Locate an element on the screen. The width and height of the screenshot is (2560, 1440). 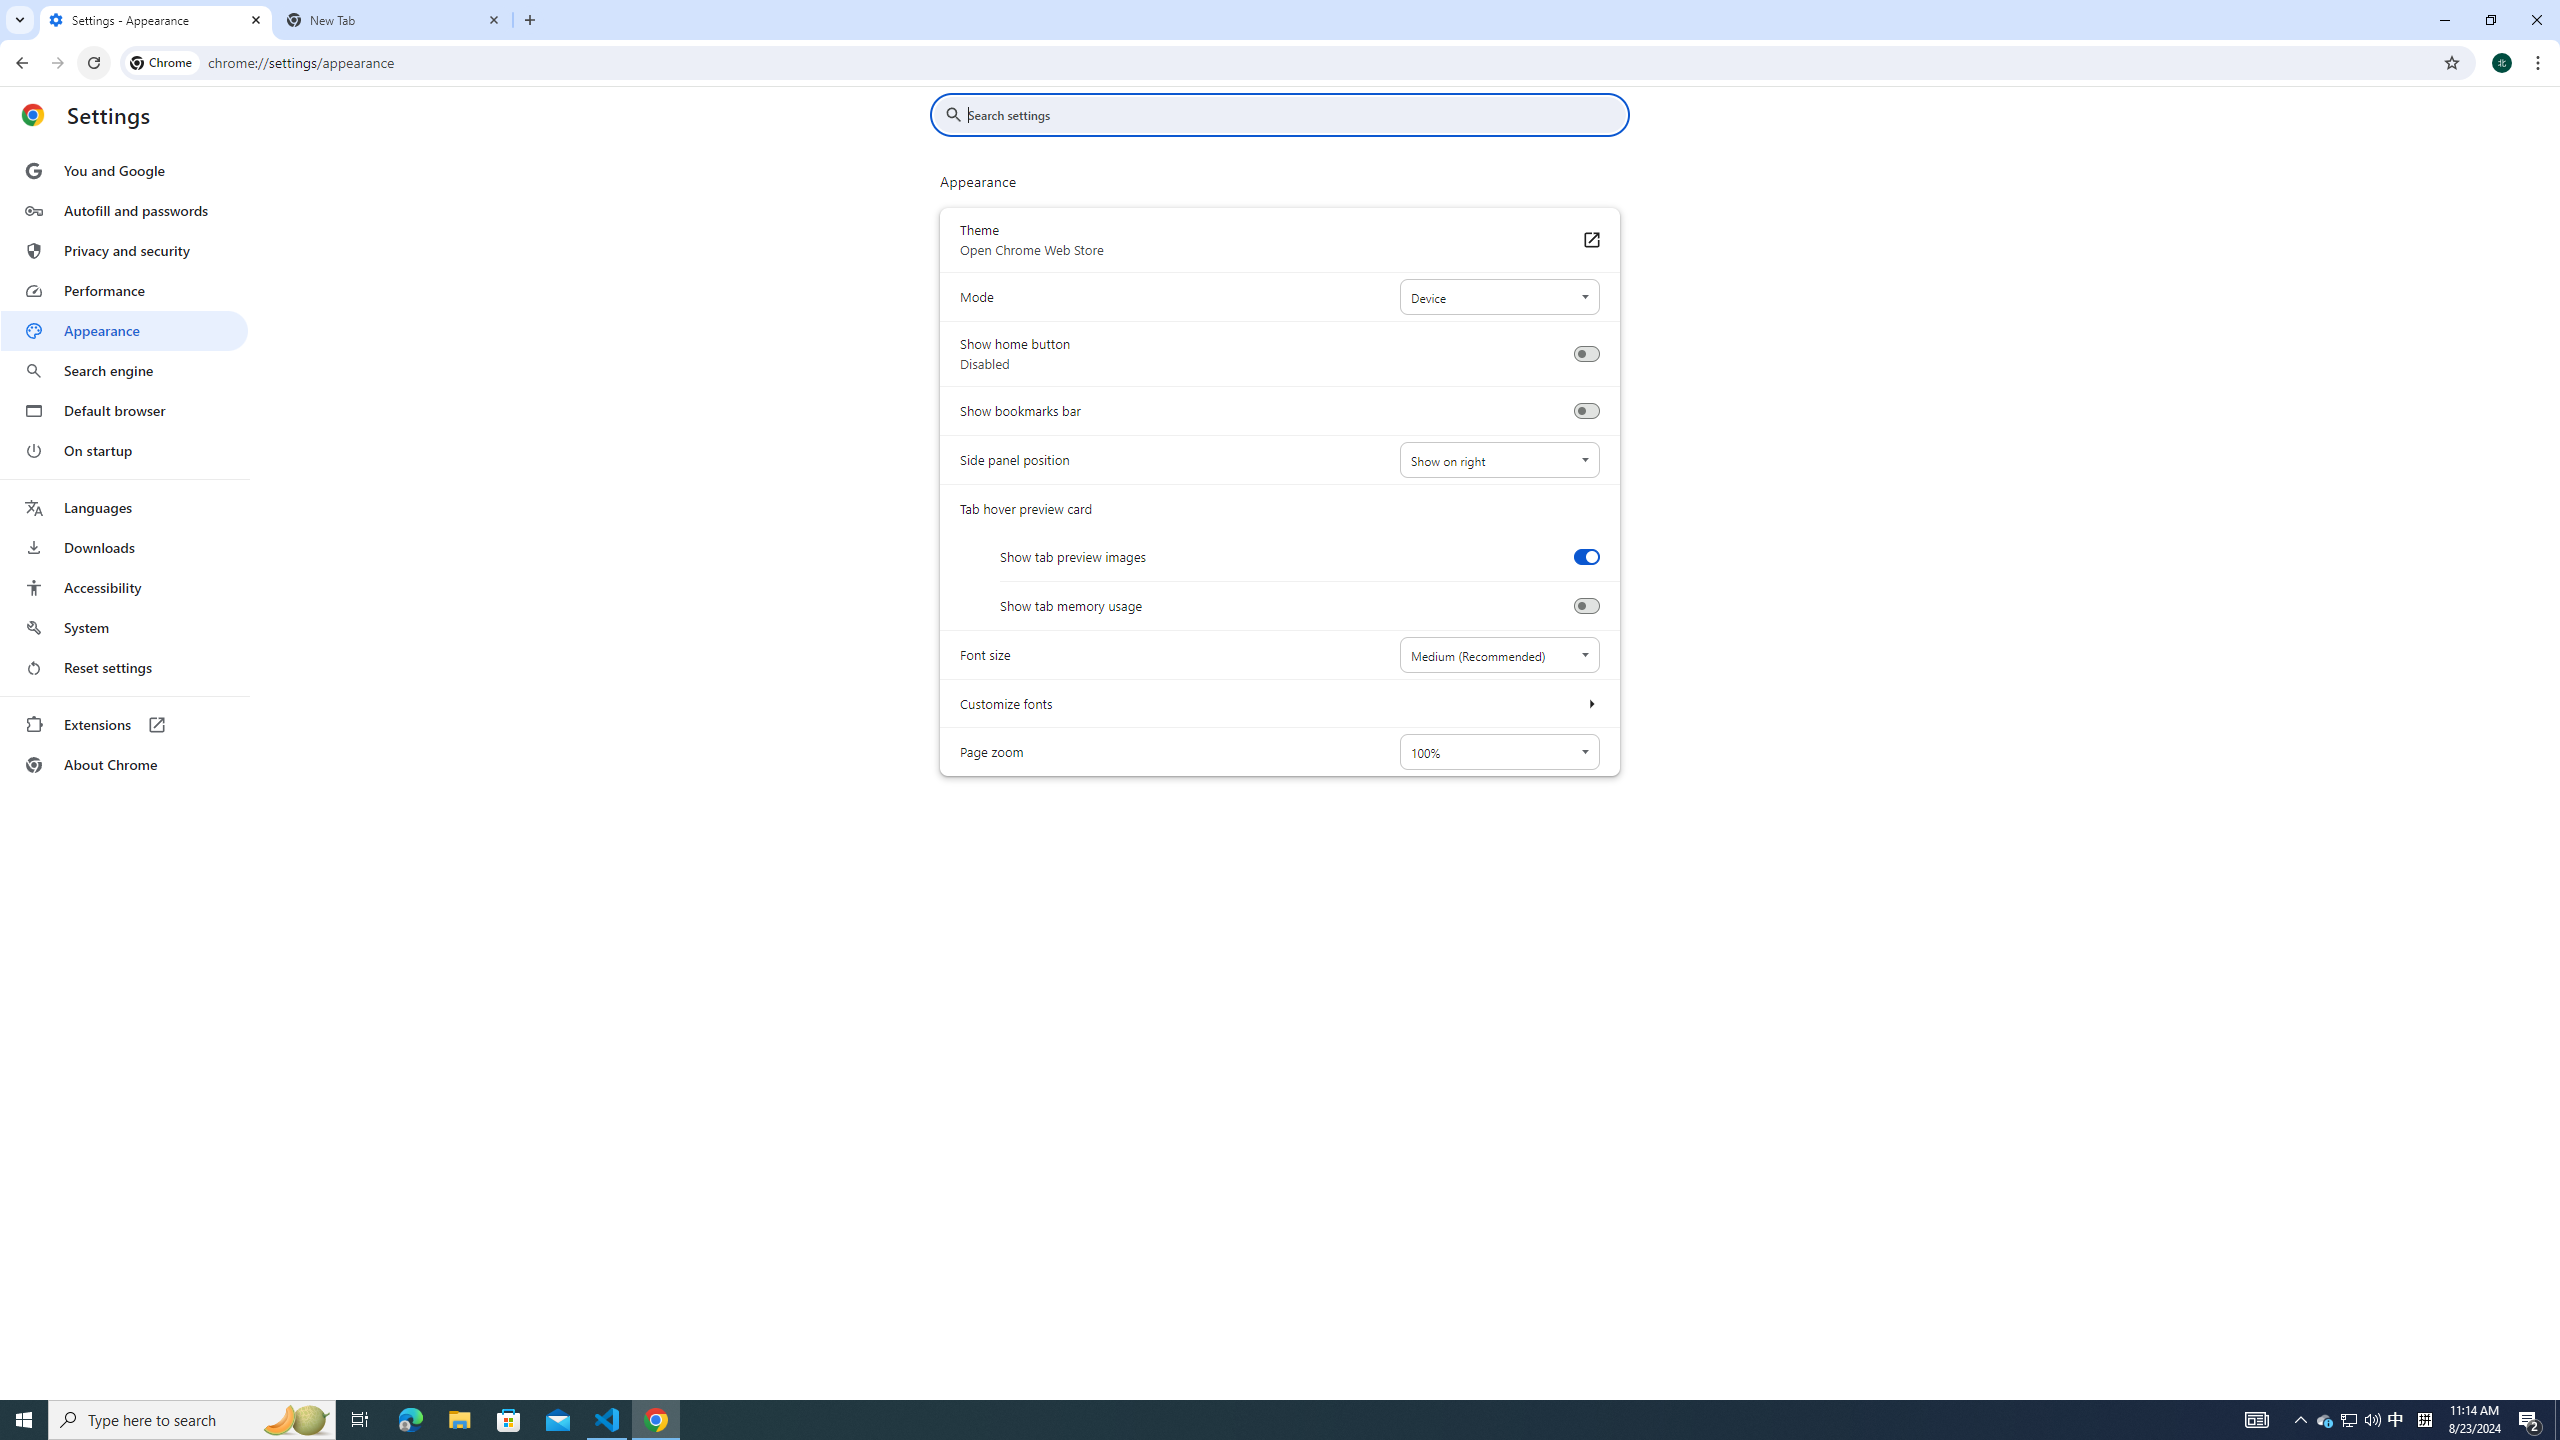
'Downloads' is located at coordinates (123, 547).